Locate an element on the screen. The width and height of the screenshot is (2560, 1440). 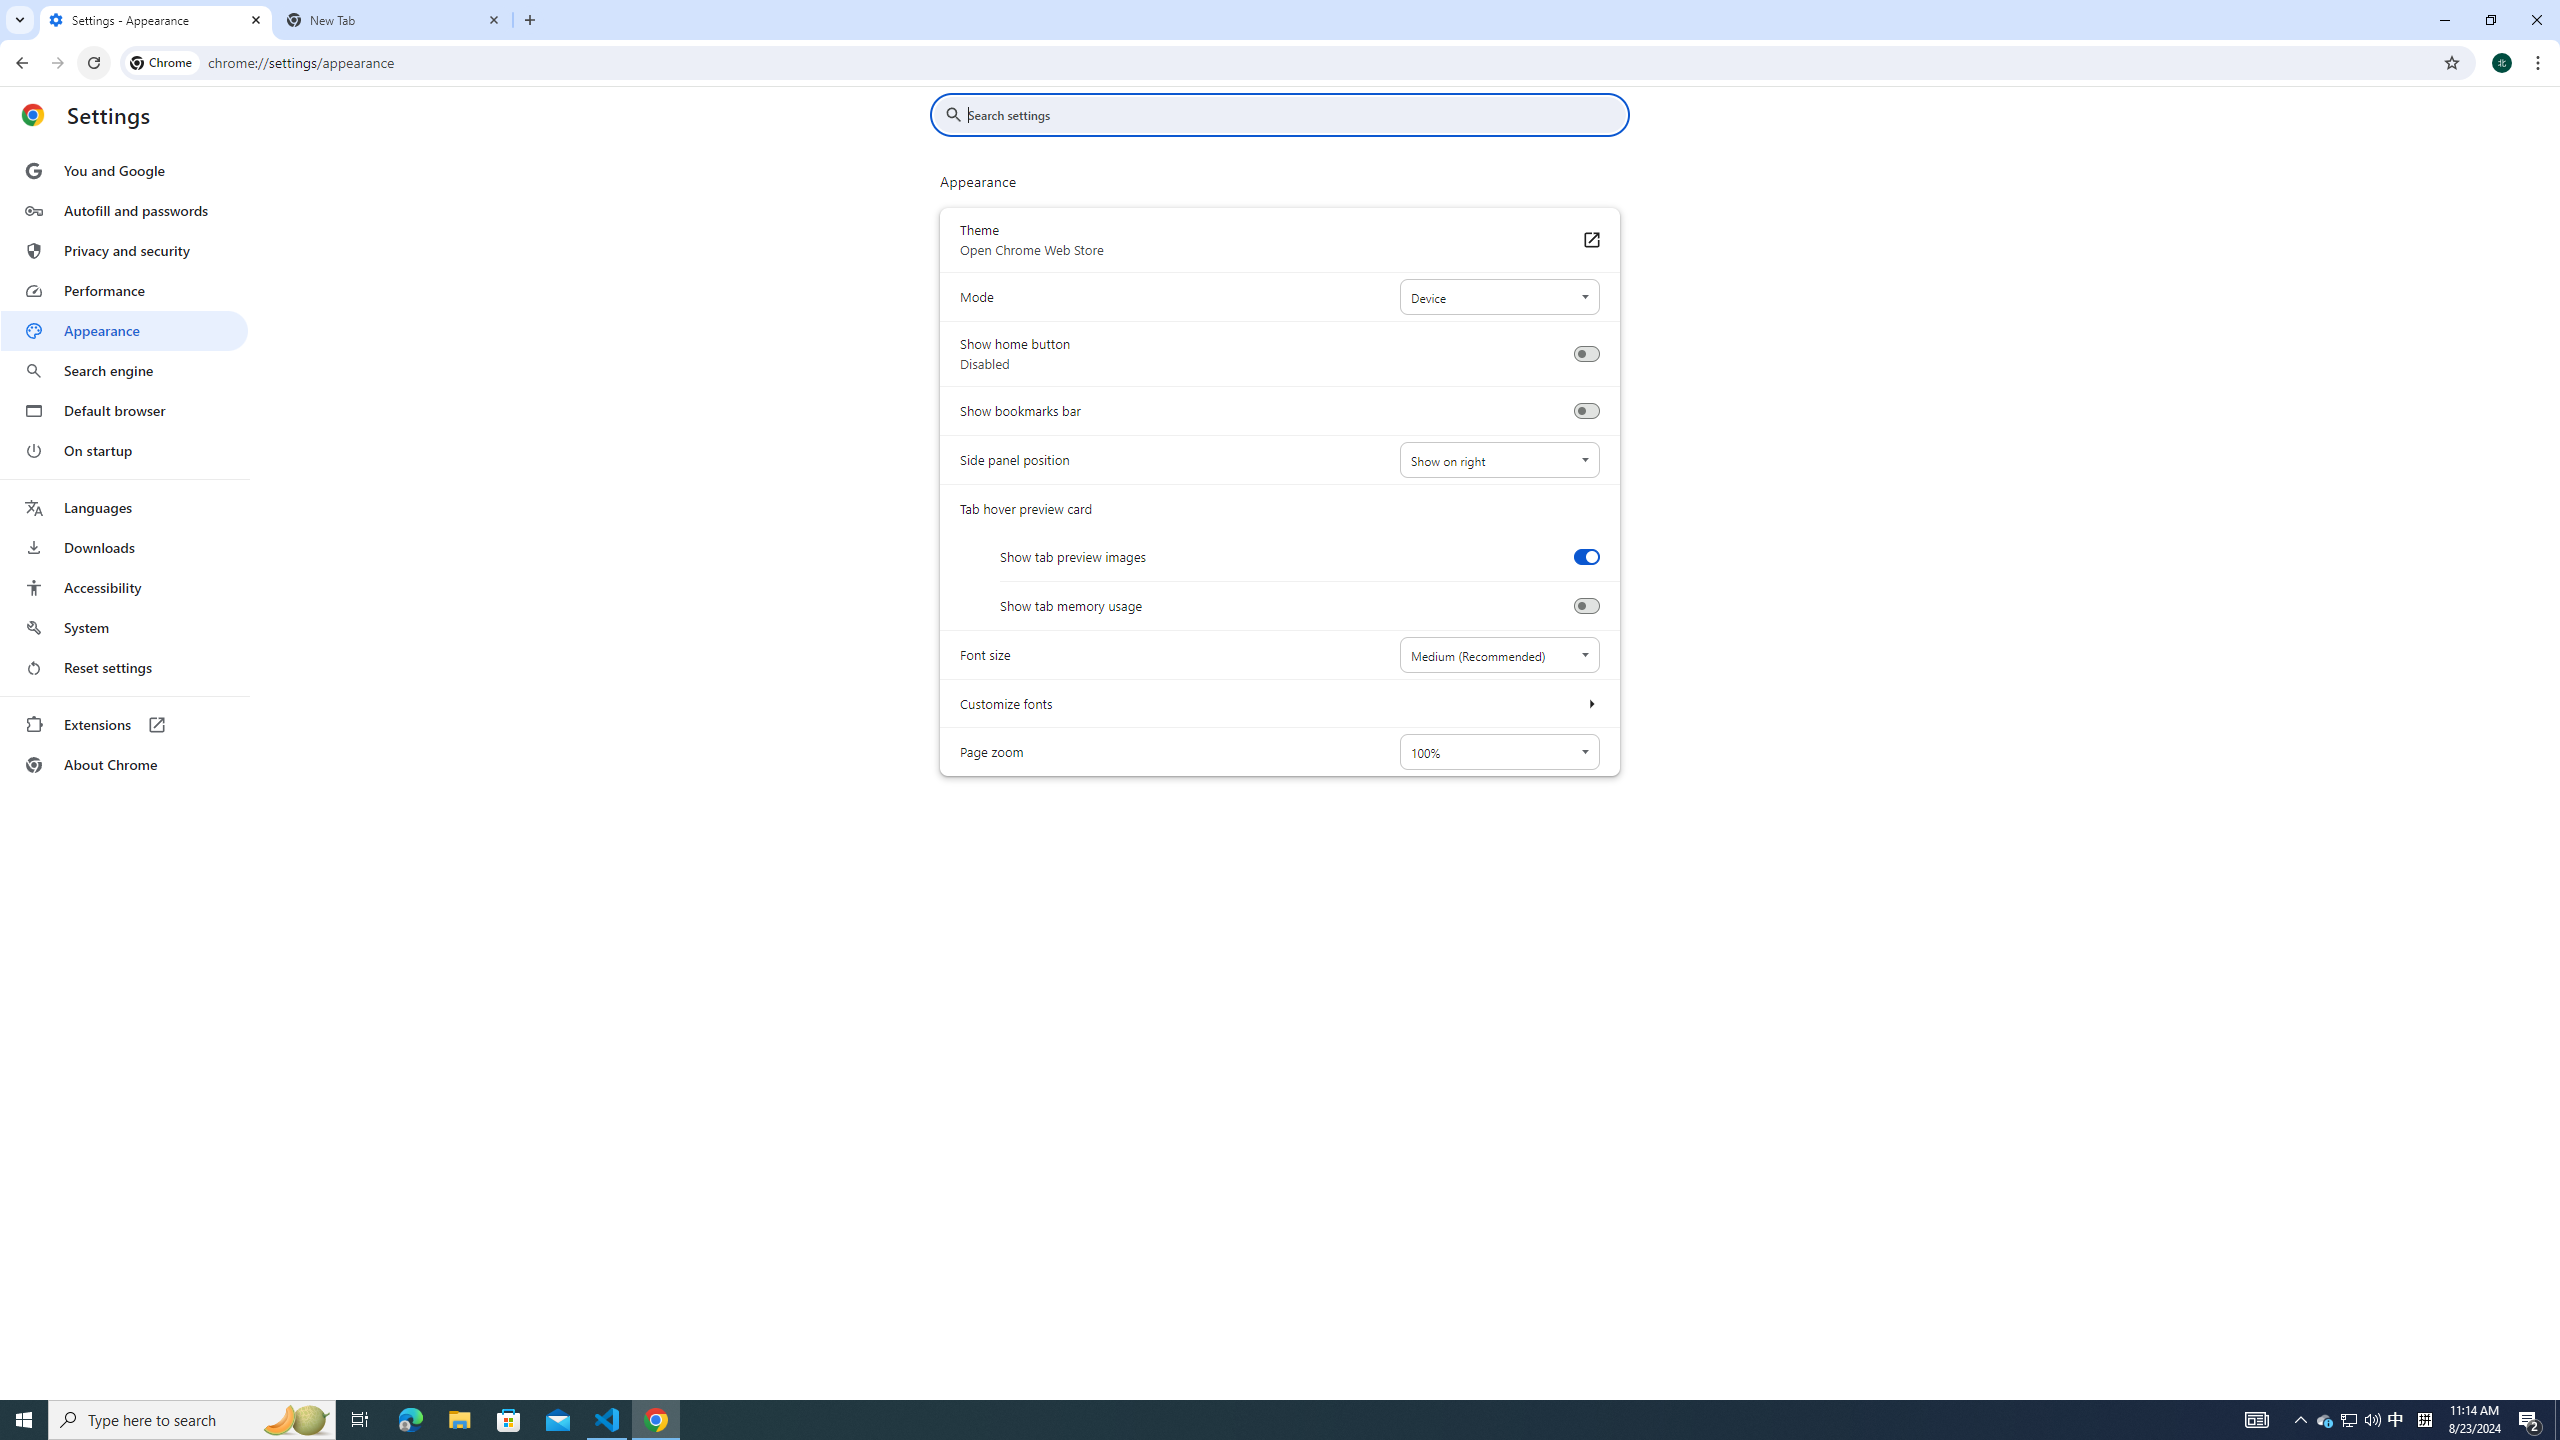
'Downloads' is located at coordinates (123, 547).